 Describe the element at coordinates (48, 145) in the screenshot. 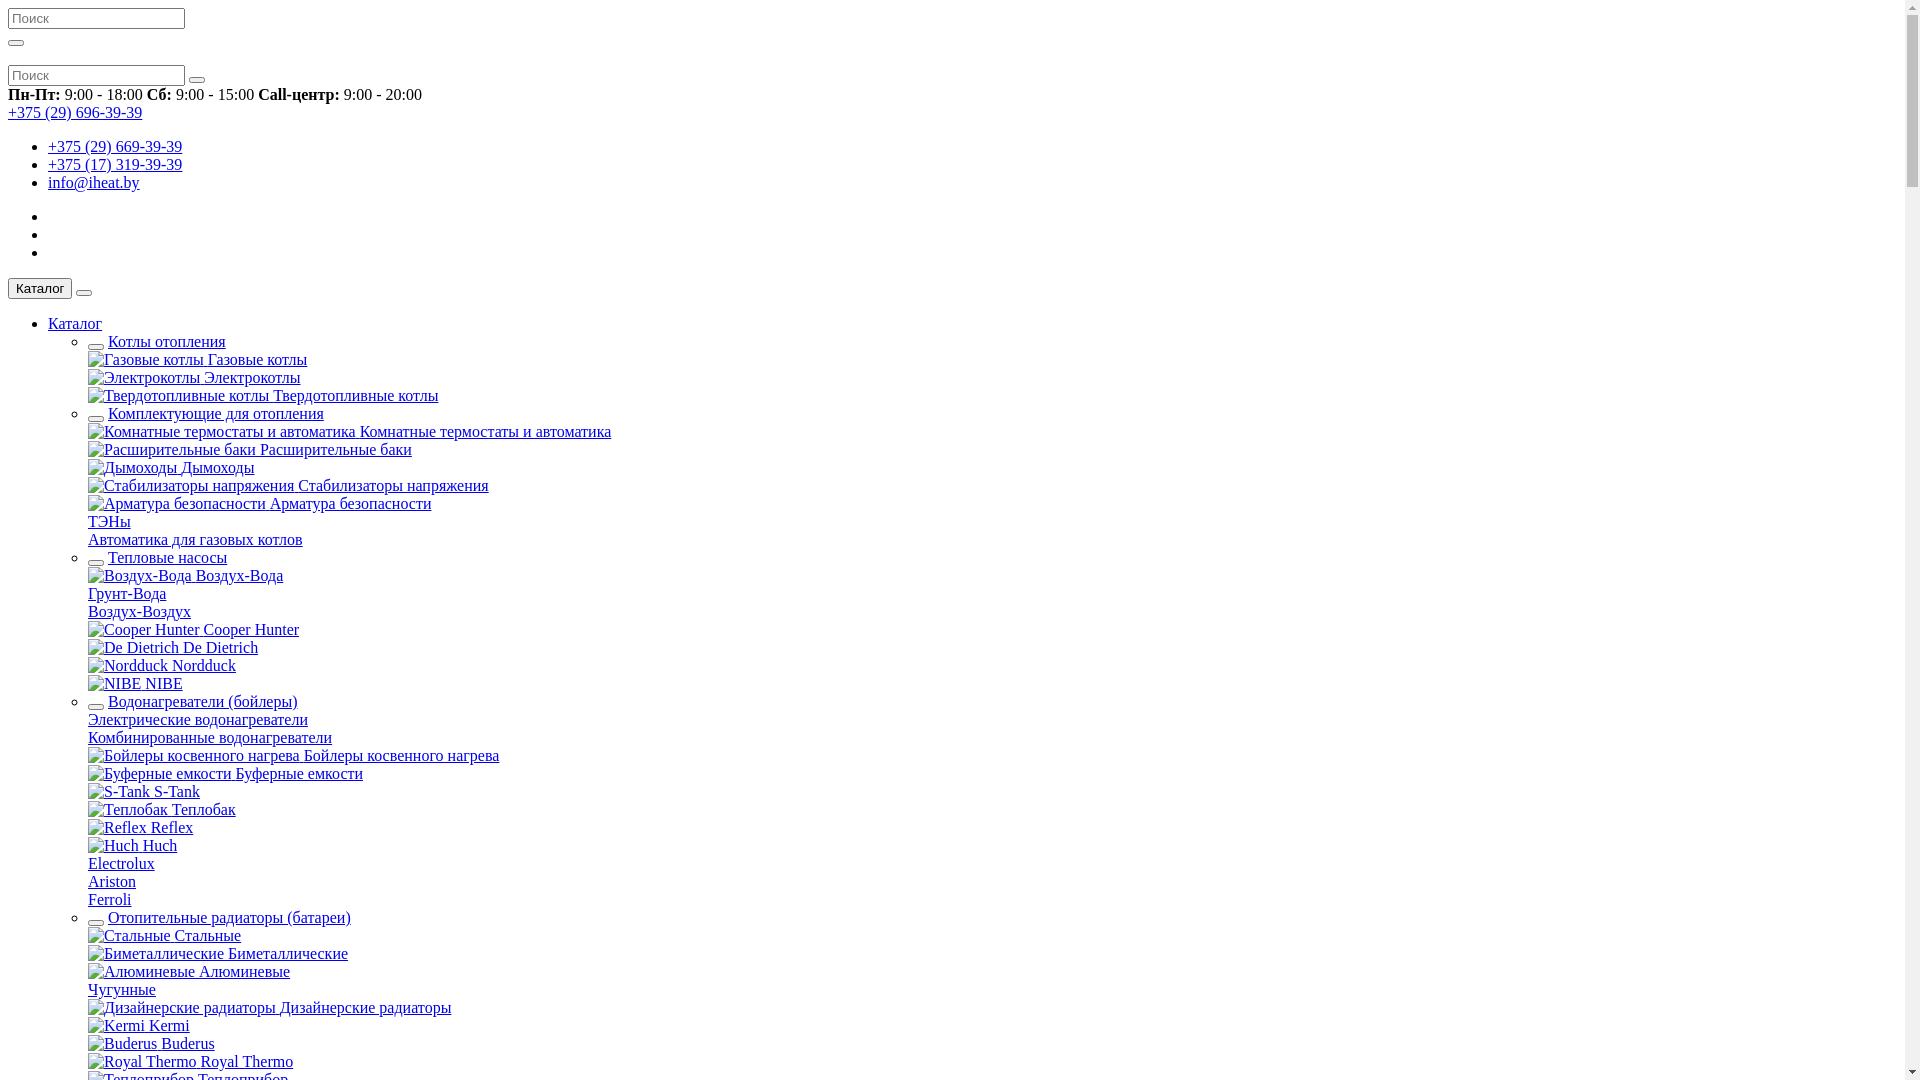

I see `'+375 (29) 669-39-39'` at that location.